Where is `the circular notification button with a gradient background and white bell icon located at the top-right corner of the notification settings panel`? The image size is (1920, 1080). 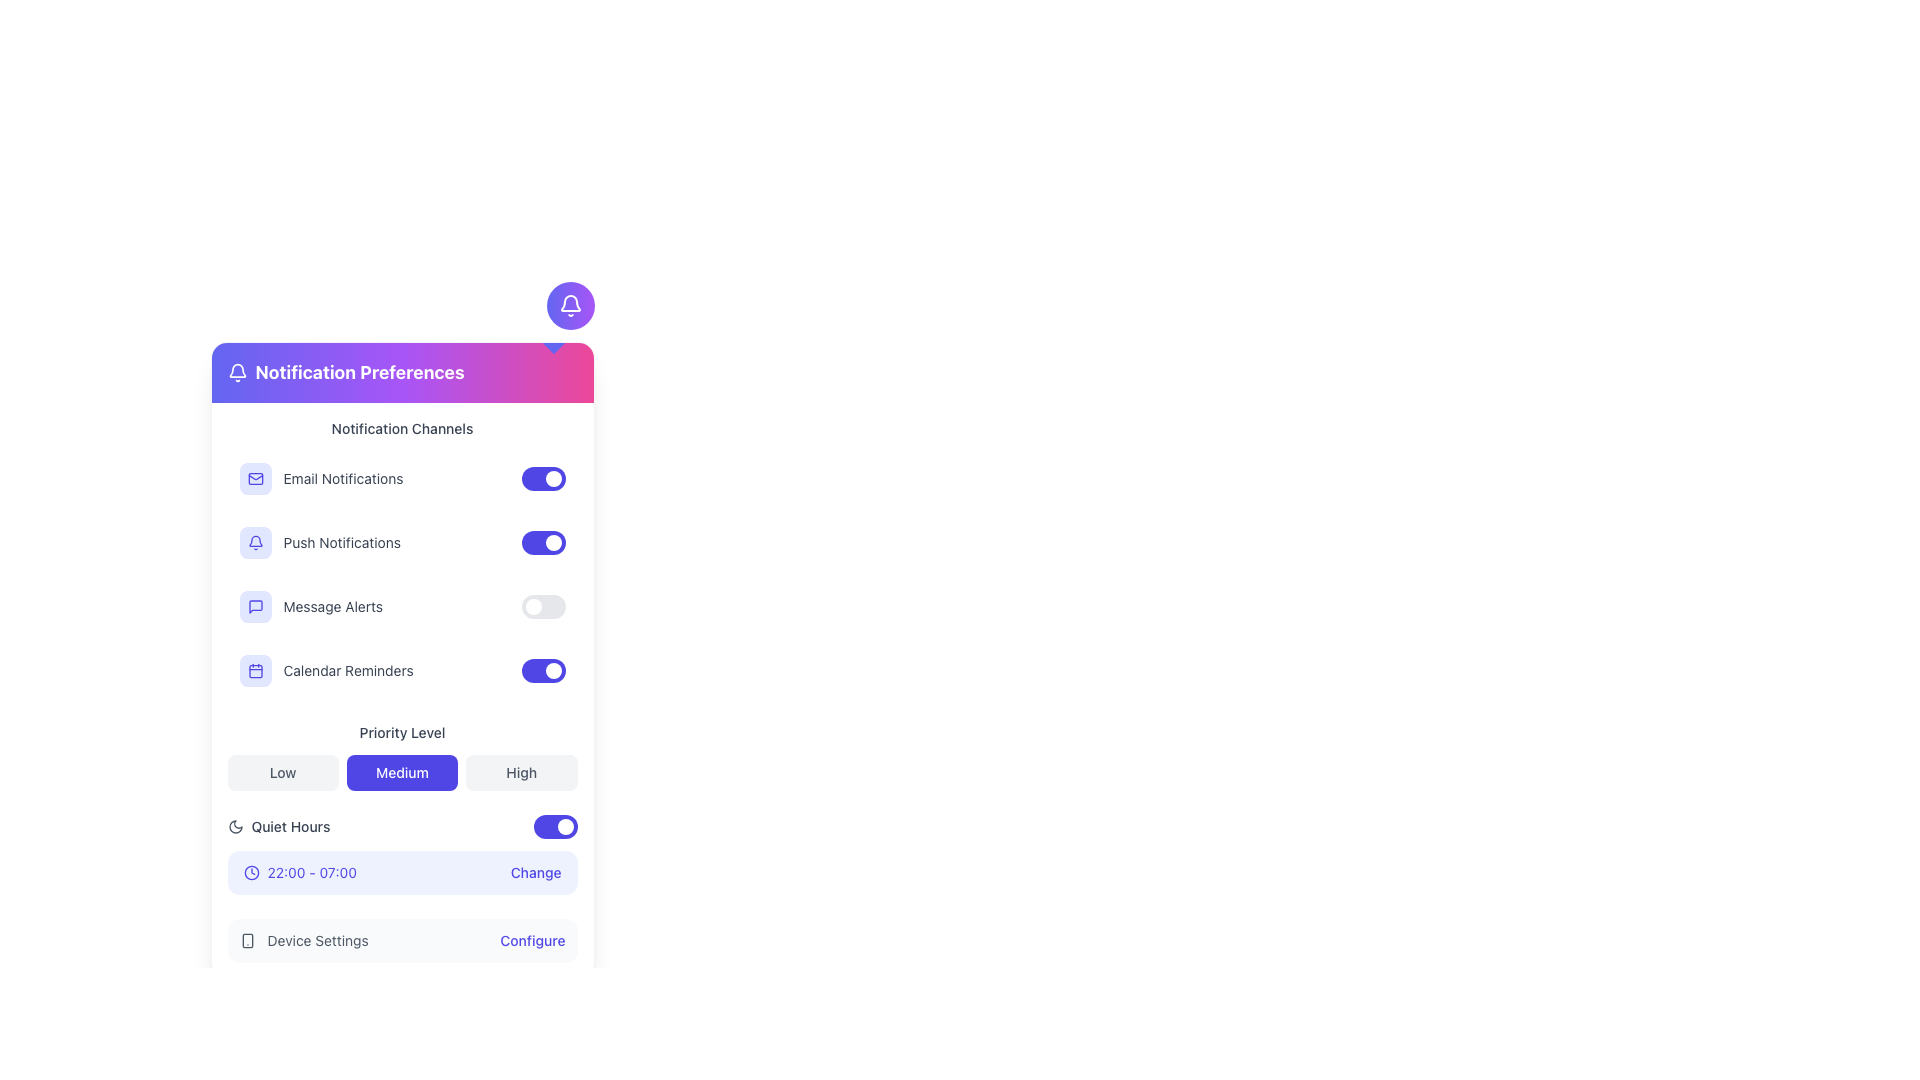
the circular notification button with a gradient background and white bell icon located at the top-right corner of the notification settings panel is located at coordinates (569, 305).